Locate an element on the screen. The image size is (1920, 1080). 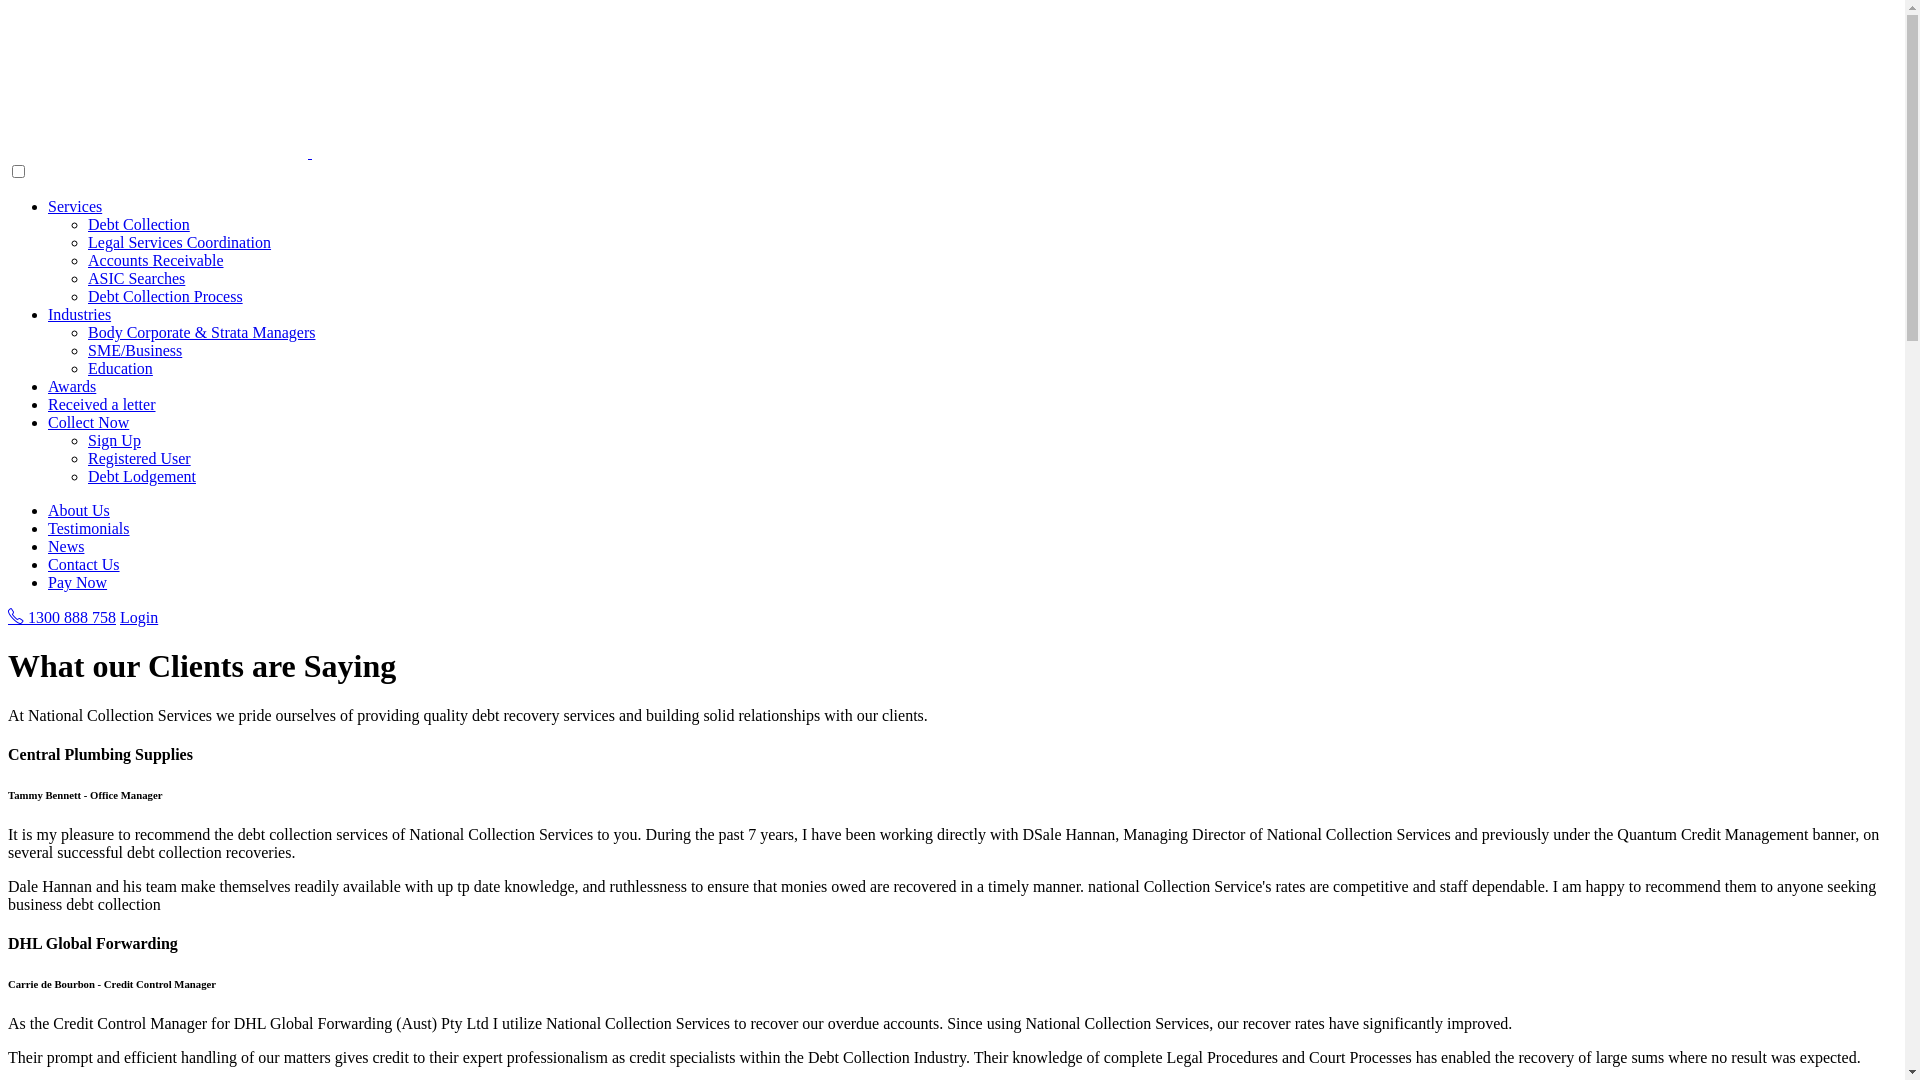
'Services' is located at coordinates (75, 206).